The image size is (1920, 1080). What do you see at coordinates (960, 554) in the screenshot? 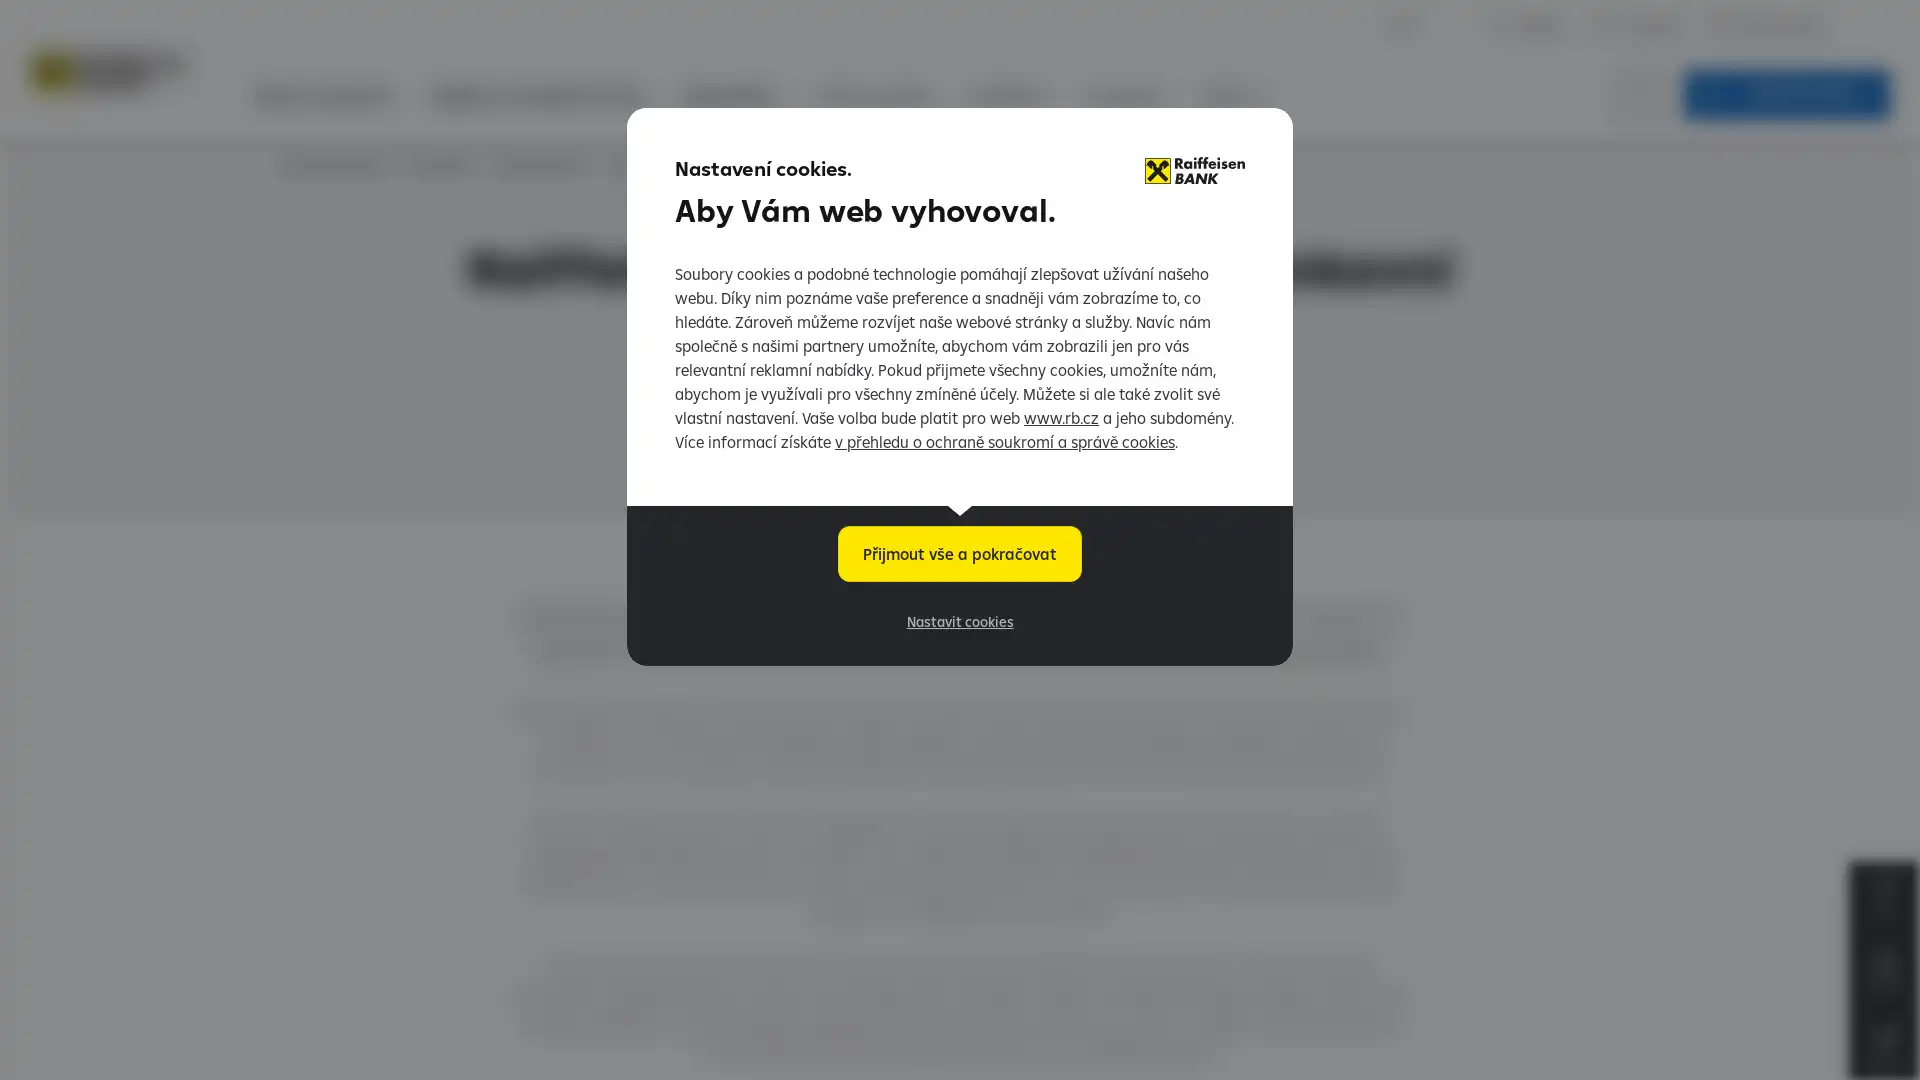
I see `Prijmout vse a pokracovat` at bounding box center [960, 554].